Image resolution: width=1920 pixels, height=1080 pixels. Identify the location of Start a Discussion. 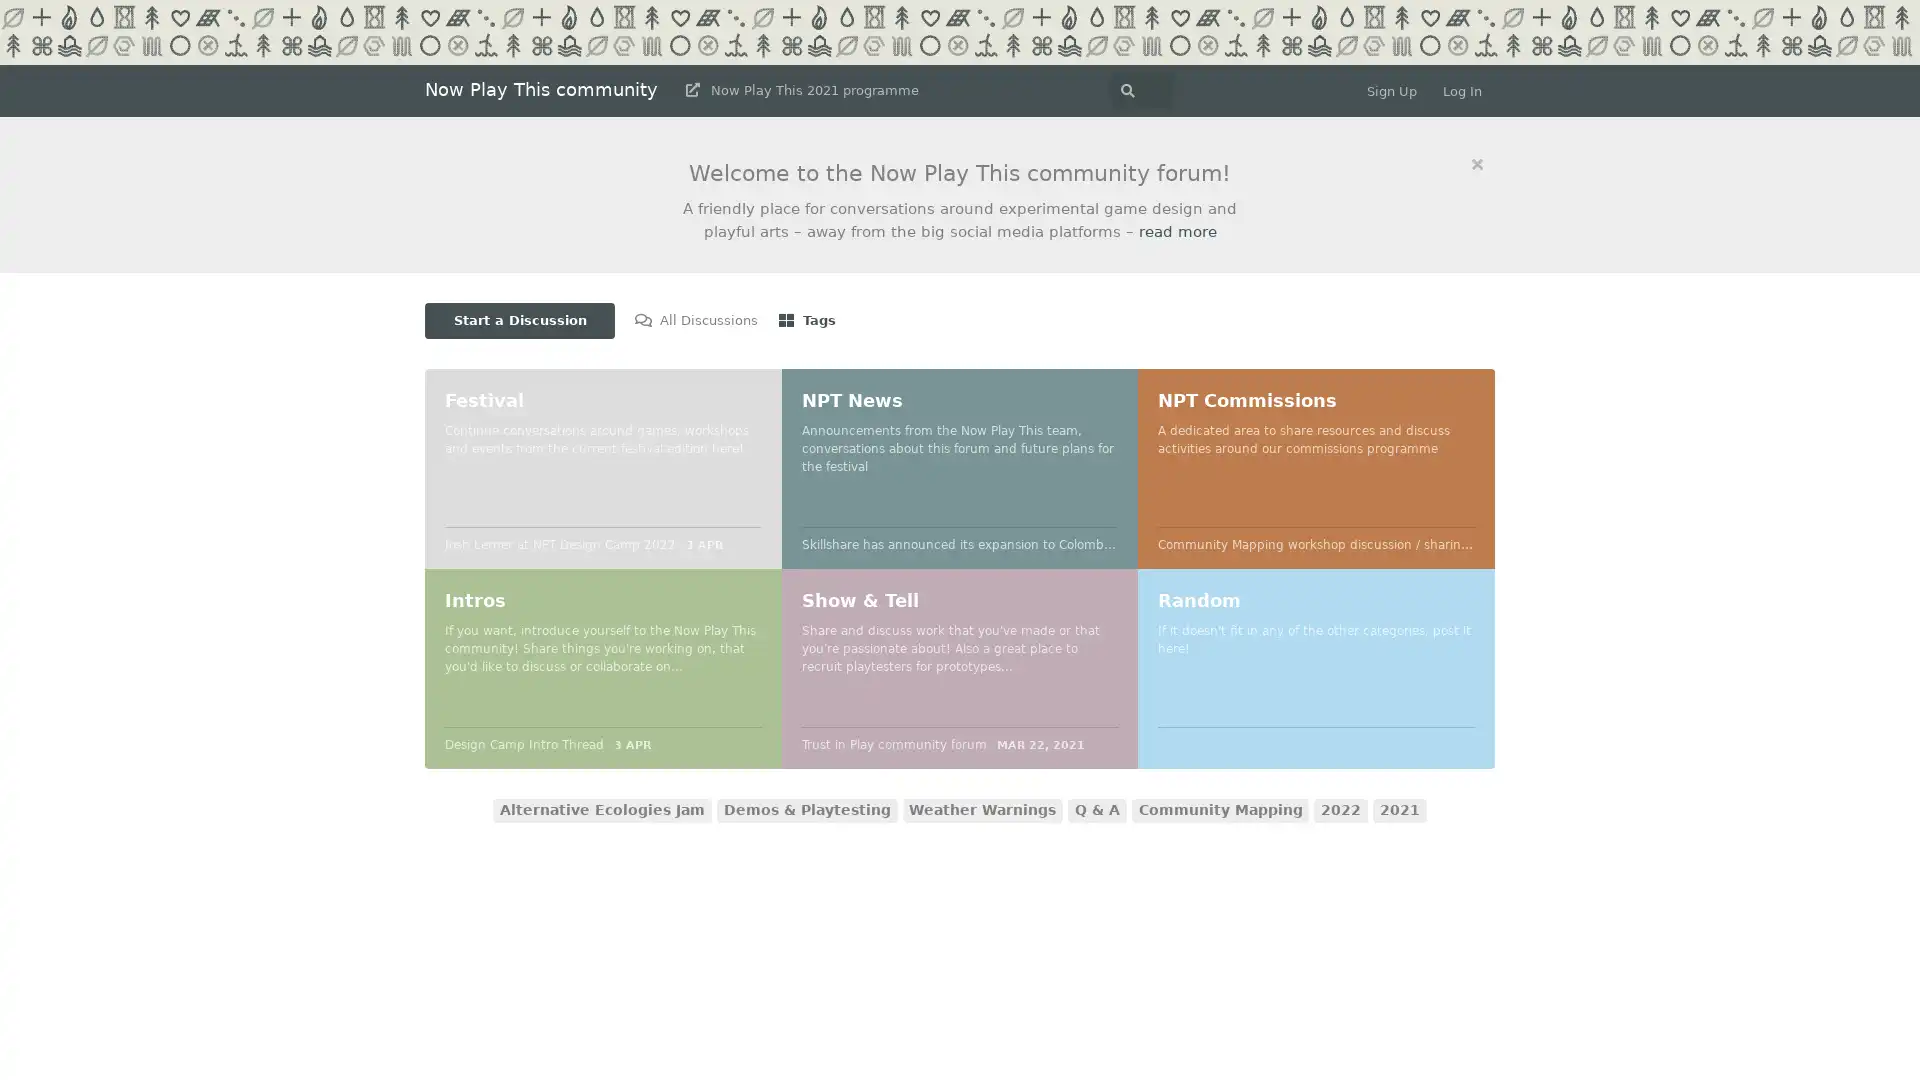
(519, 319).